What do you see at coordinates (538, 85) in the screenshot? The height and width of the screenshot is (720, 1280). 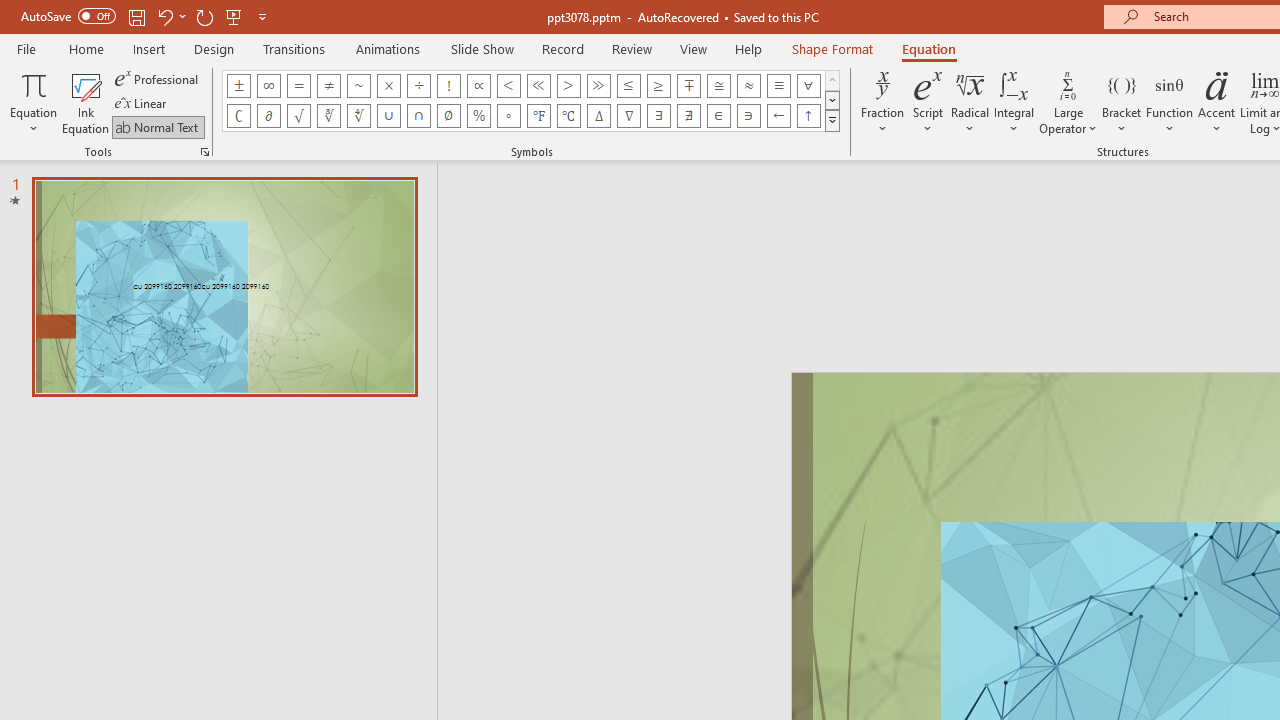 I see `'Equation Symbol Much Less Than'` at bounding box center [538, 85].